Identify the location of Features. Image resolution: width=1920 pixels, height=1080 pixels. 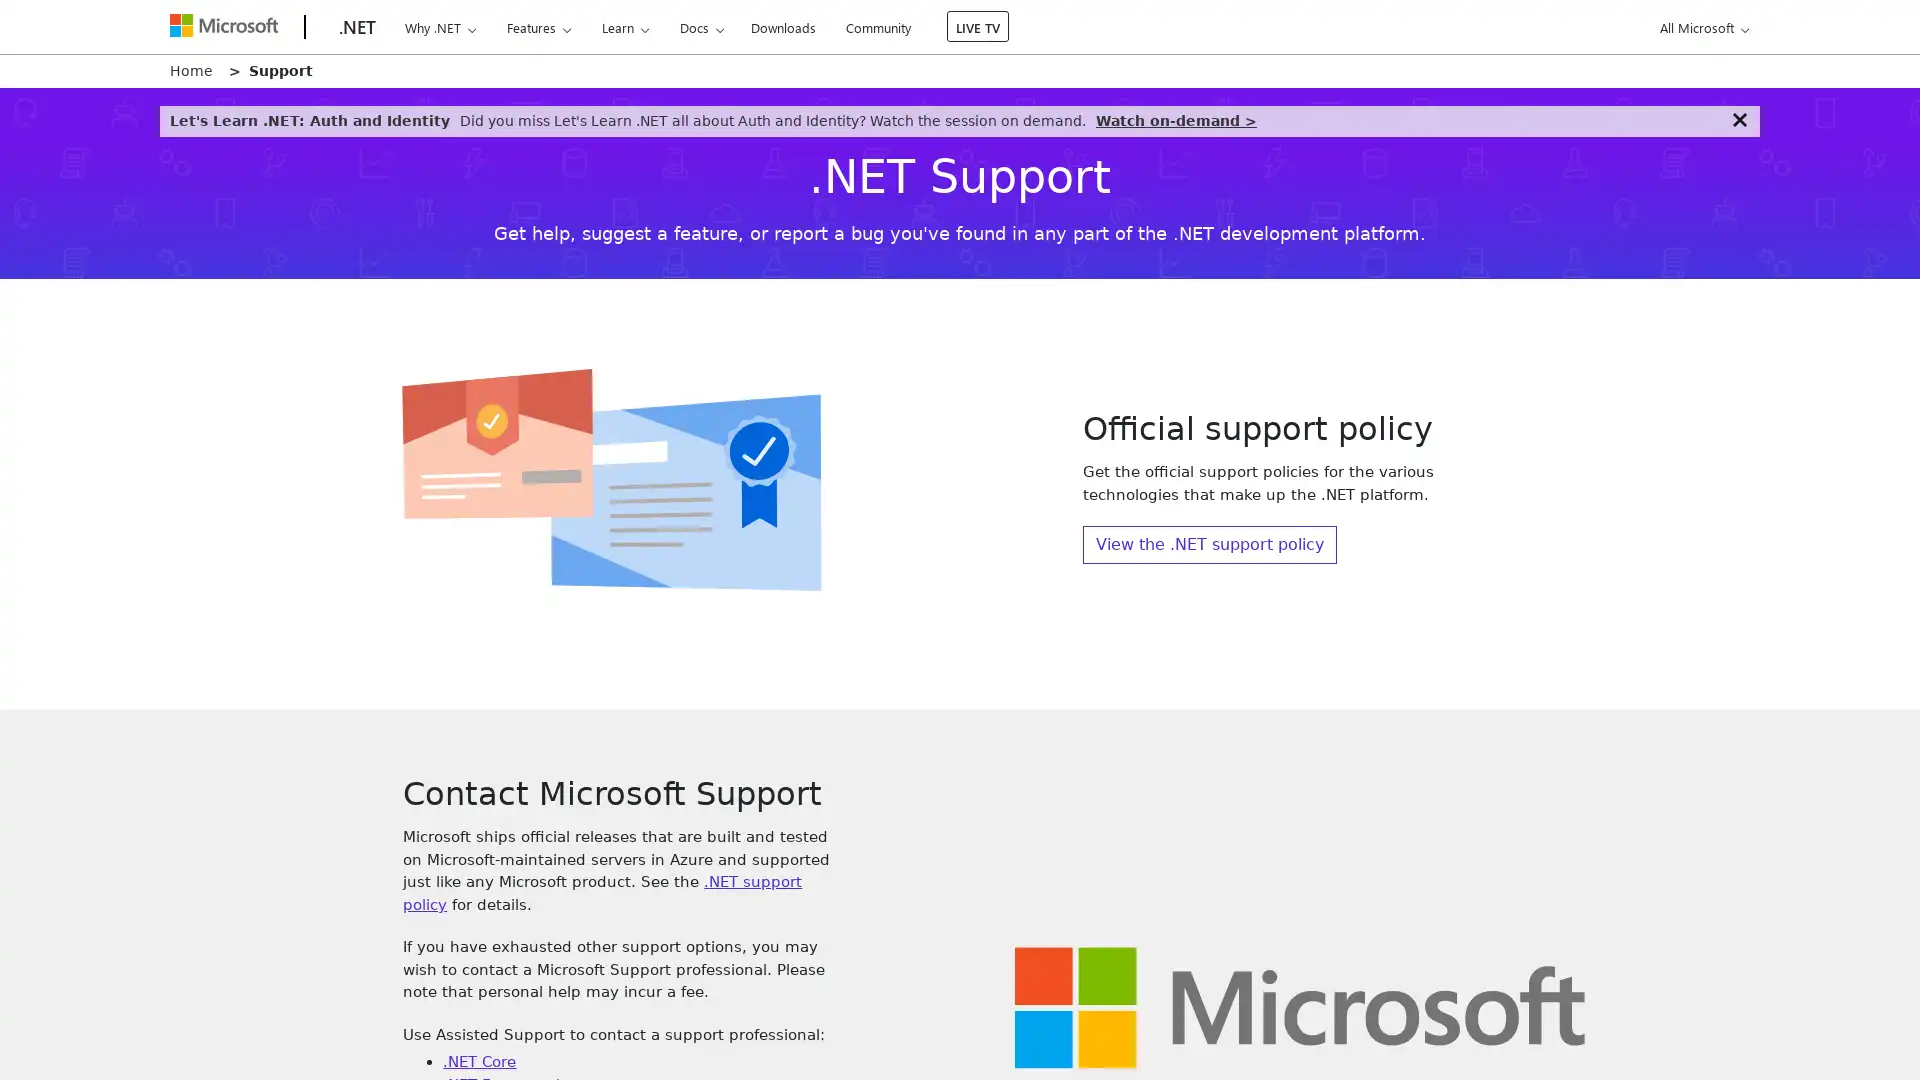
(538, 27).